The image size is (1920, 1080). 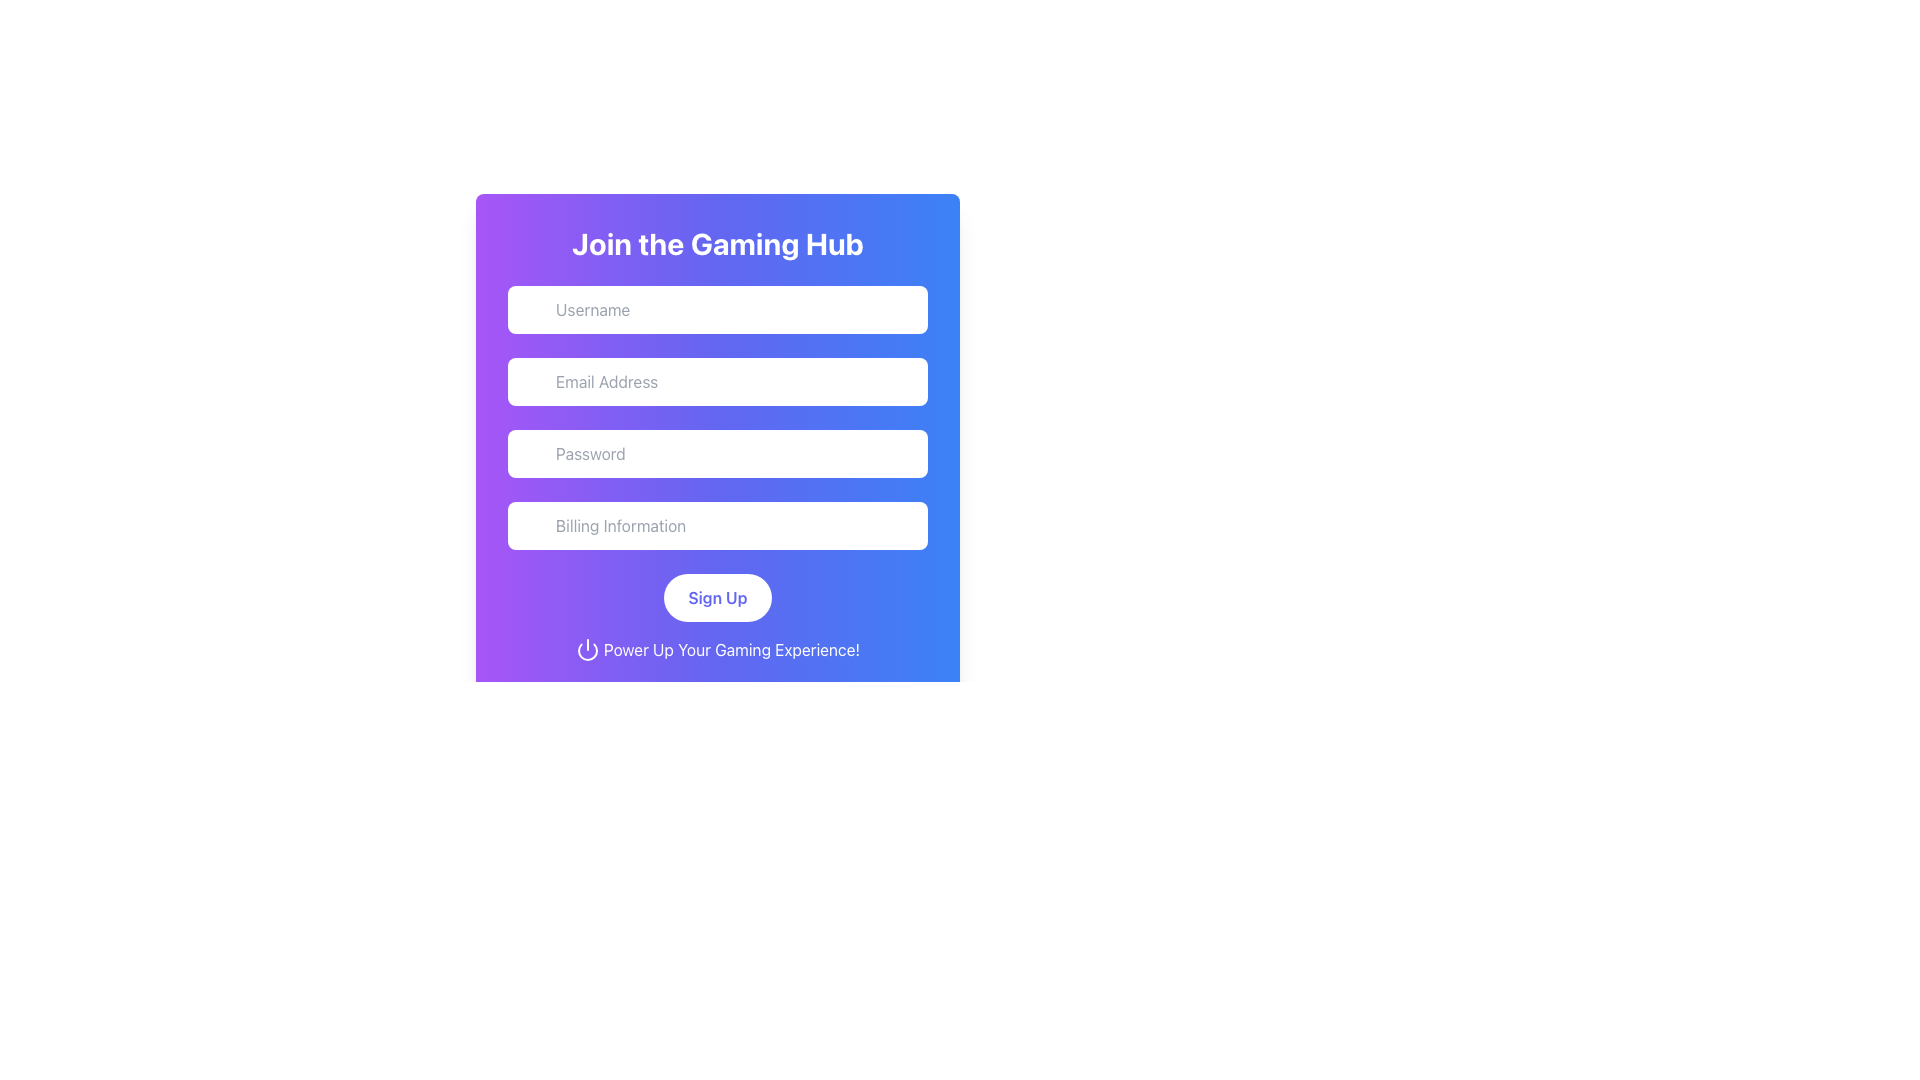 I want to click on the 'Sign Up' button located centrally at the bottom of the form, so click(x=718, y=596).